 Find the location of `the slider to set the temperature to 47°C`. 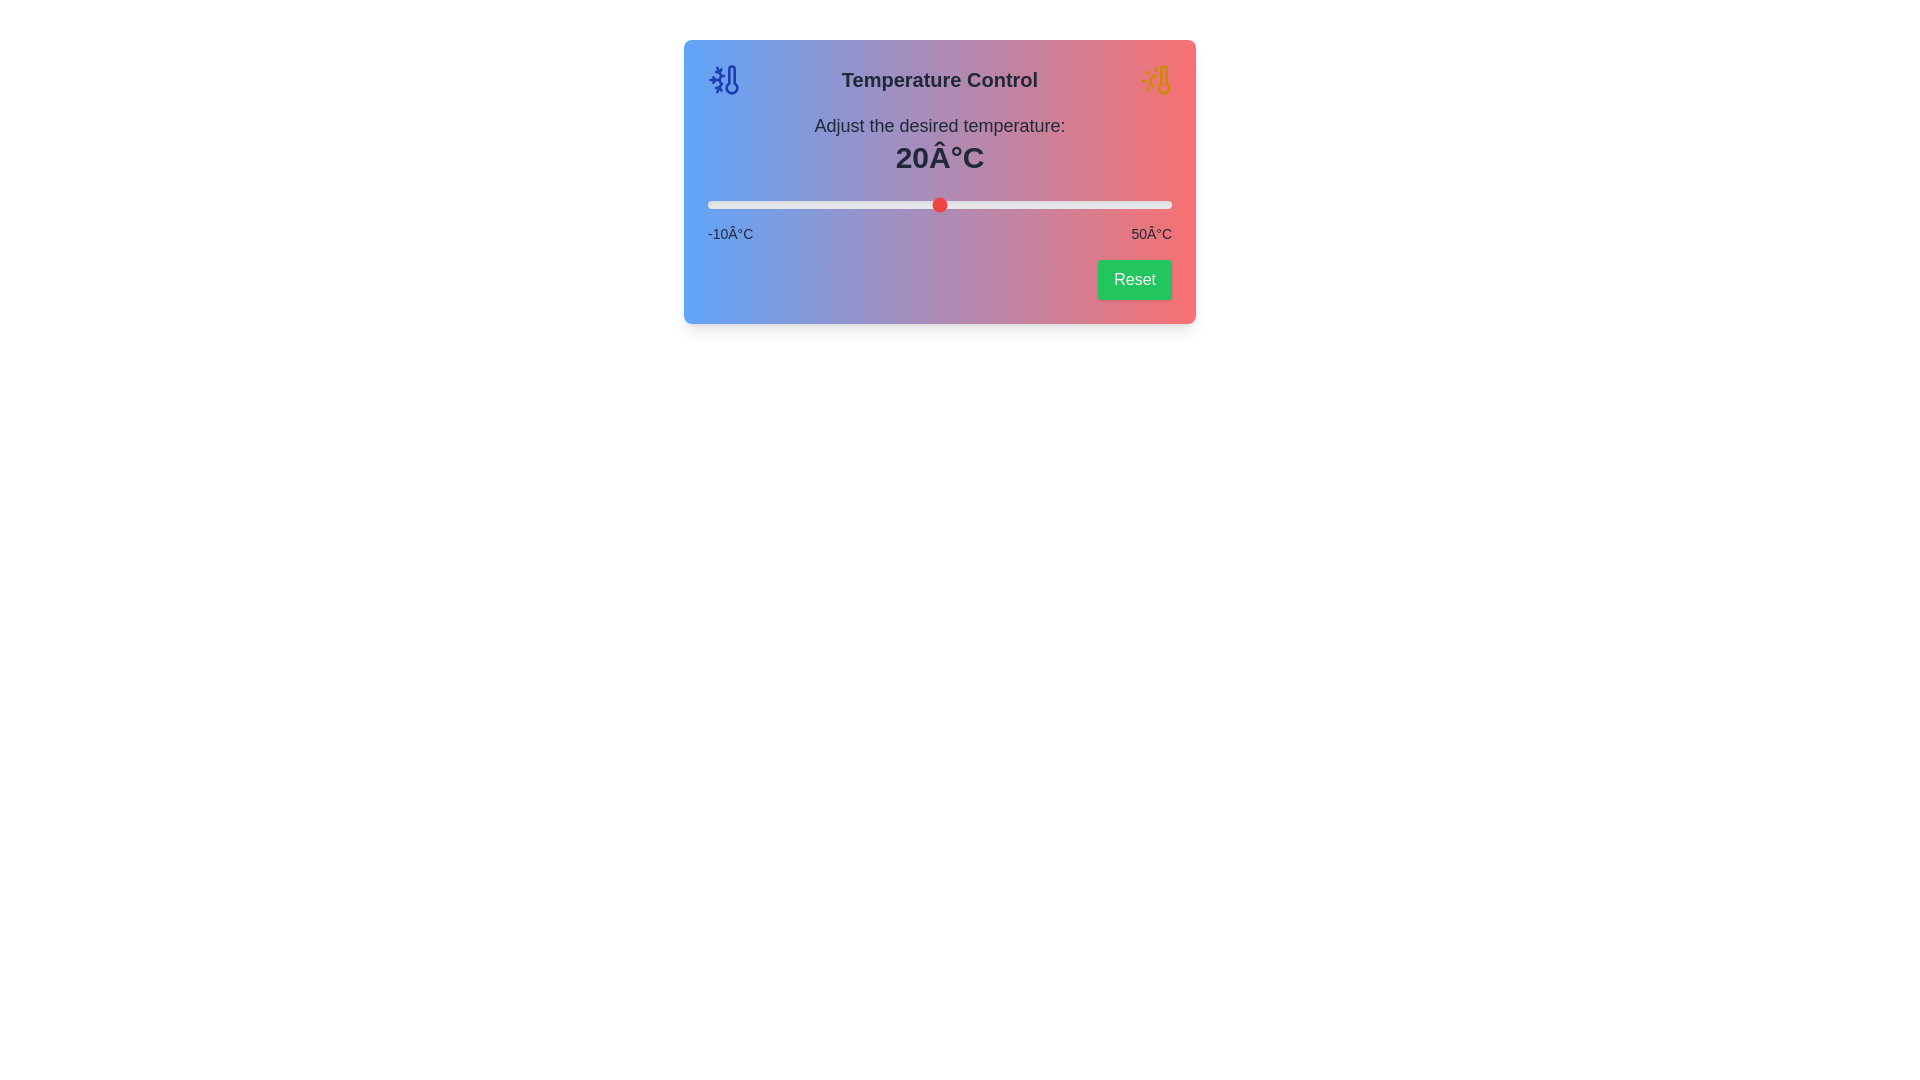

the slider to set the temperature to 47°C is located at coordinates (1148, 204).